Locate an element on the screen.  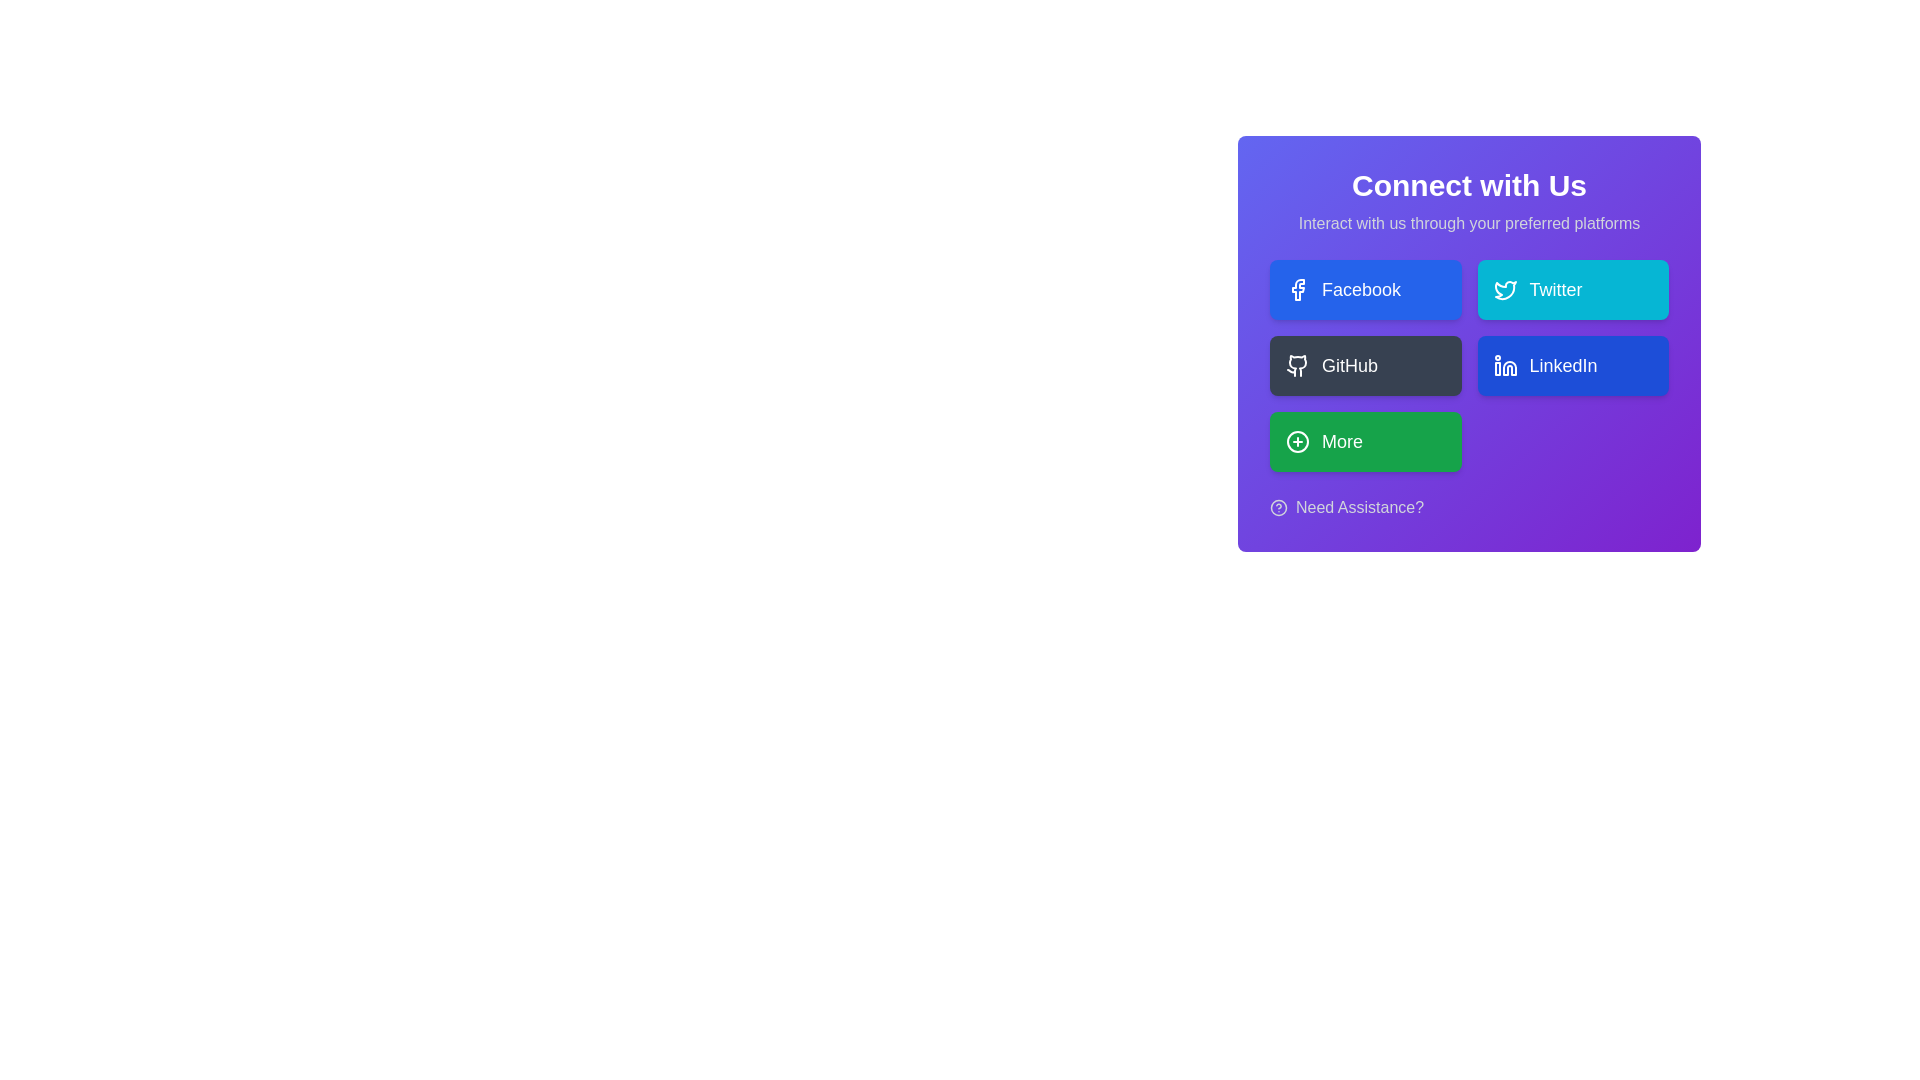
the blue rectangular button labeled 'Facebook' with a white Facebook icon on its left side is located at coordinates (1364, 289).